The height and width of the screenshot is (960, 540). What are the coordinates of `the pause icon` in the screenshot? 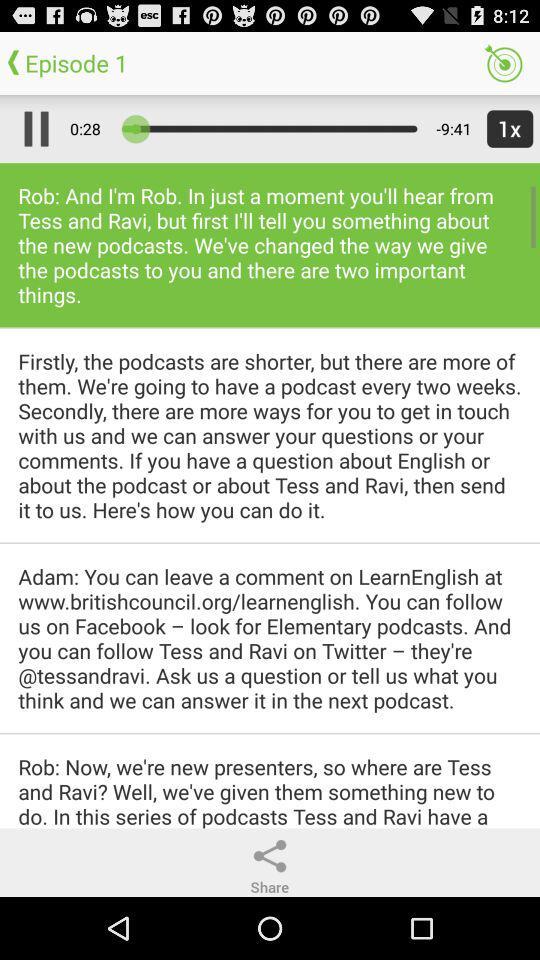 It's located at (31, 136).